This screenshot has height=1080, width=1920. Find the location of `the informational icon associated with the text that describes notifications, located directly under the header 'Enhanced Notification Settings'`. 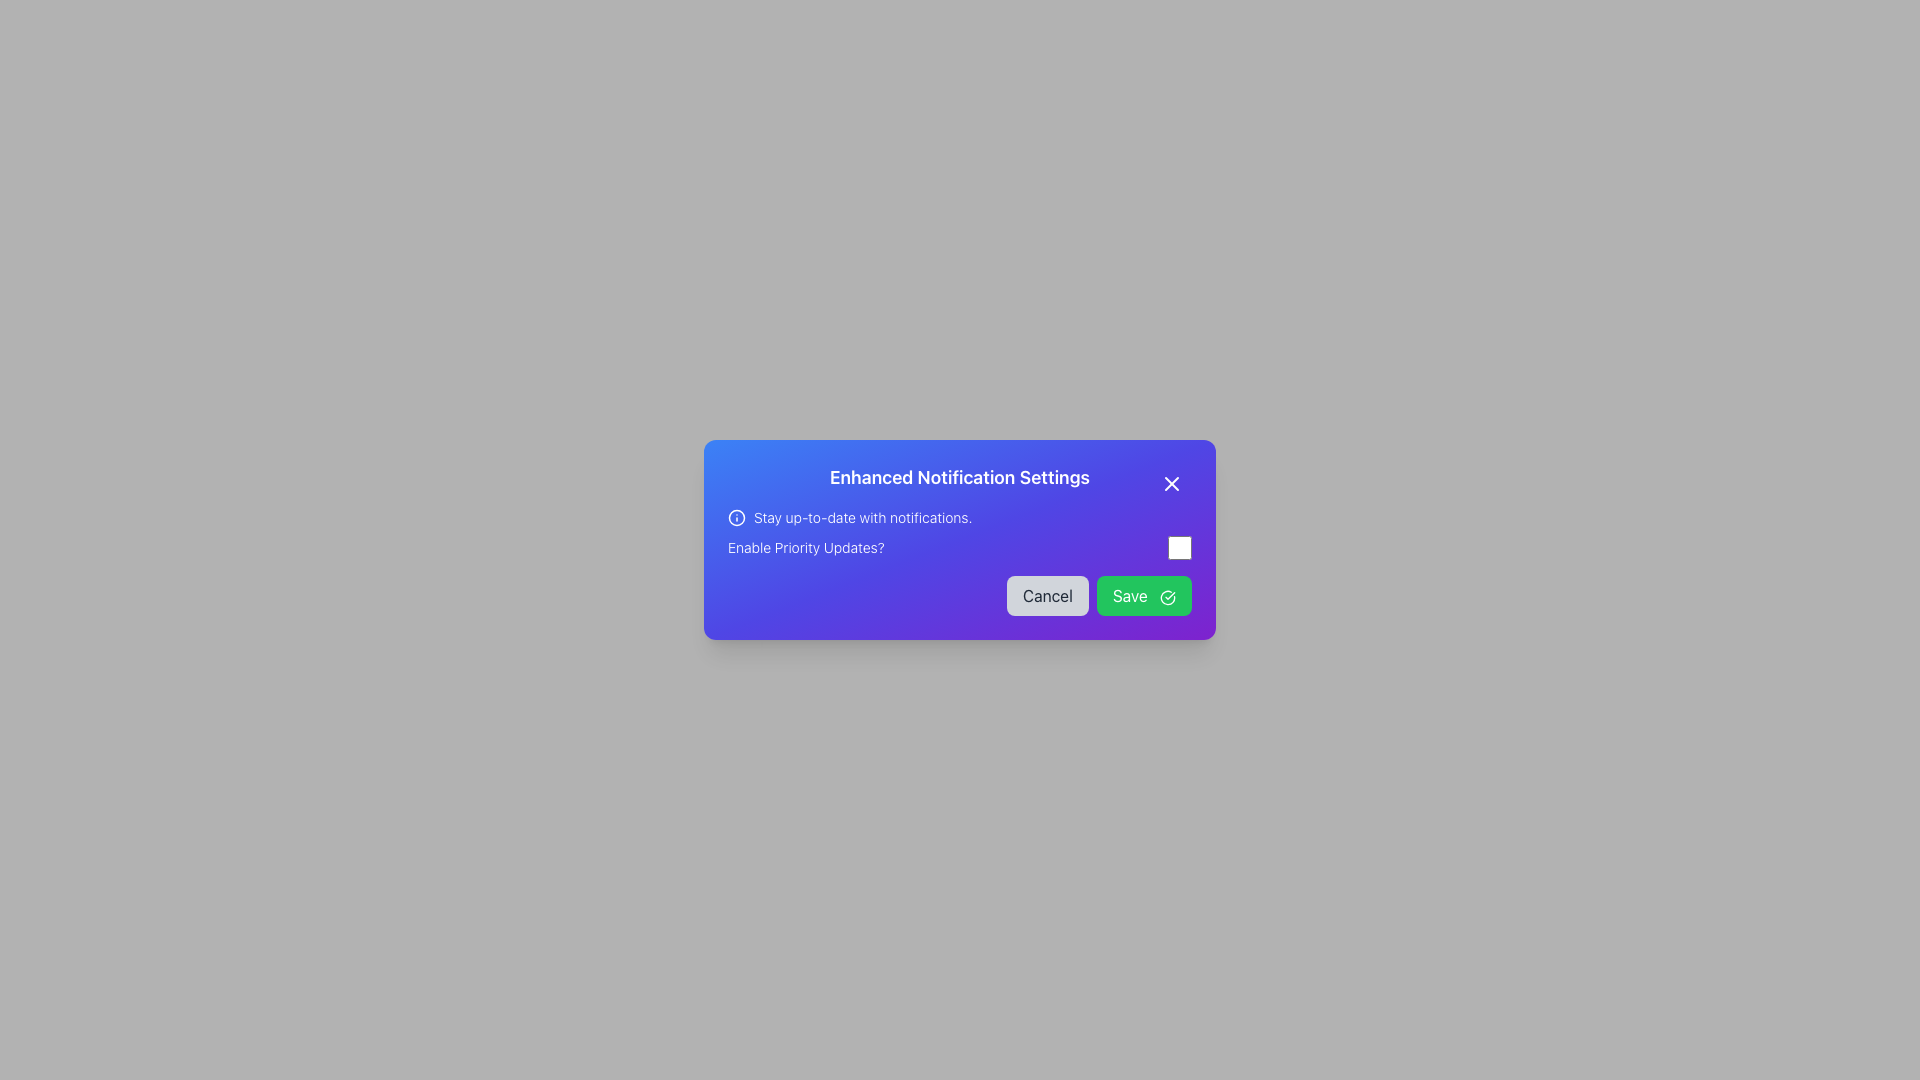

the informational icon associated with the text that describes notifications, located directly under the header 'Enhanced Notification Settings' is located at coordinates (960, 516).